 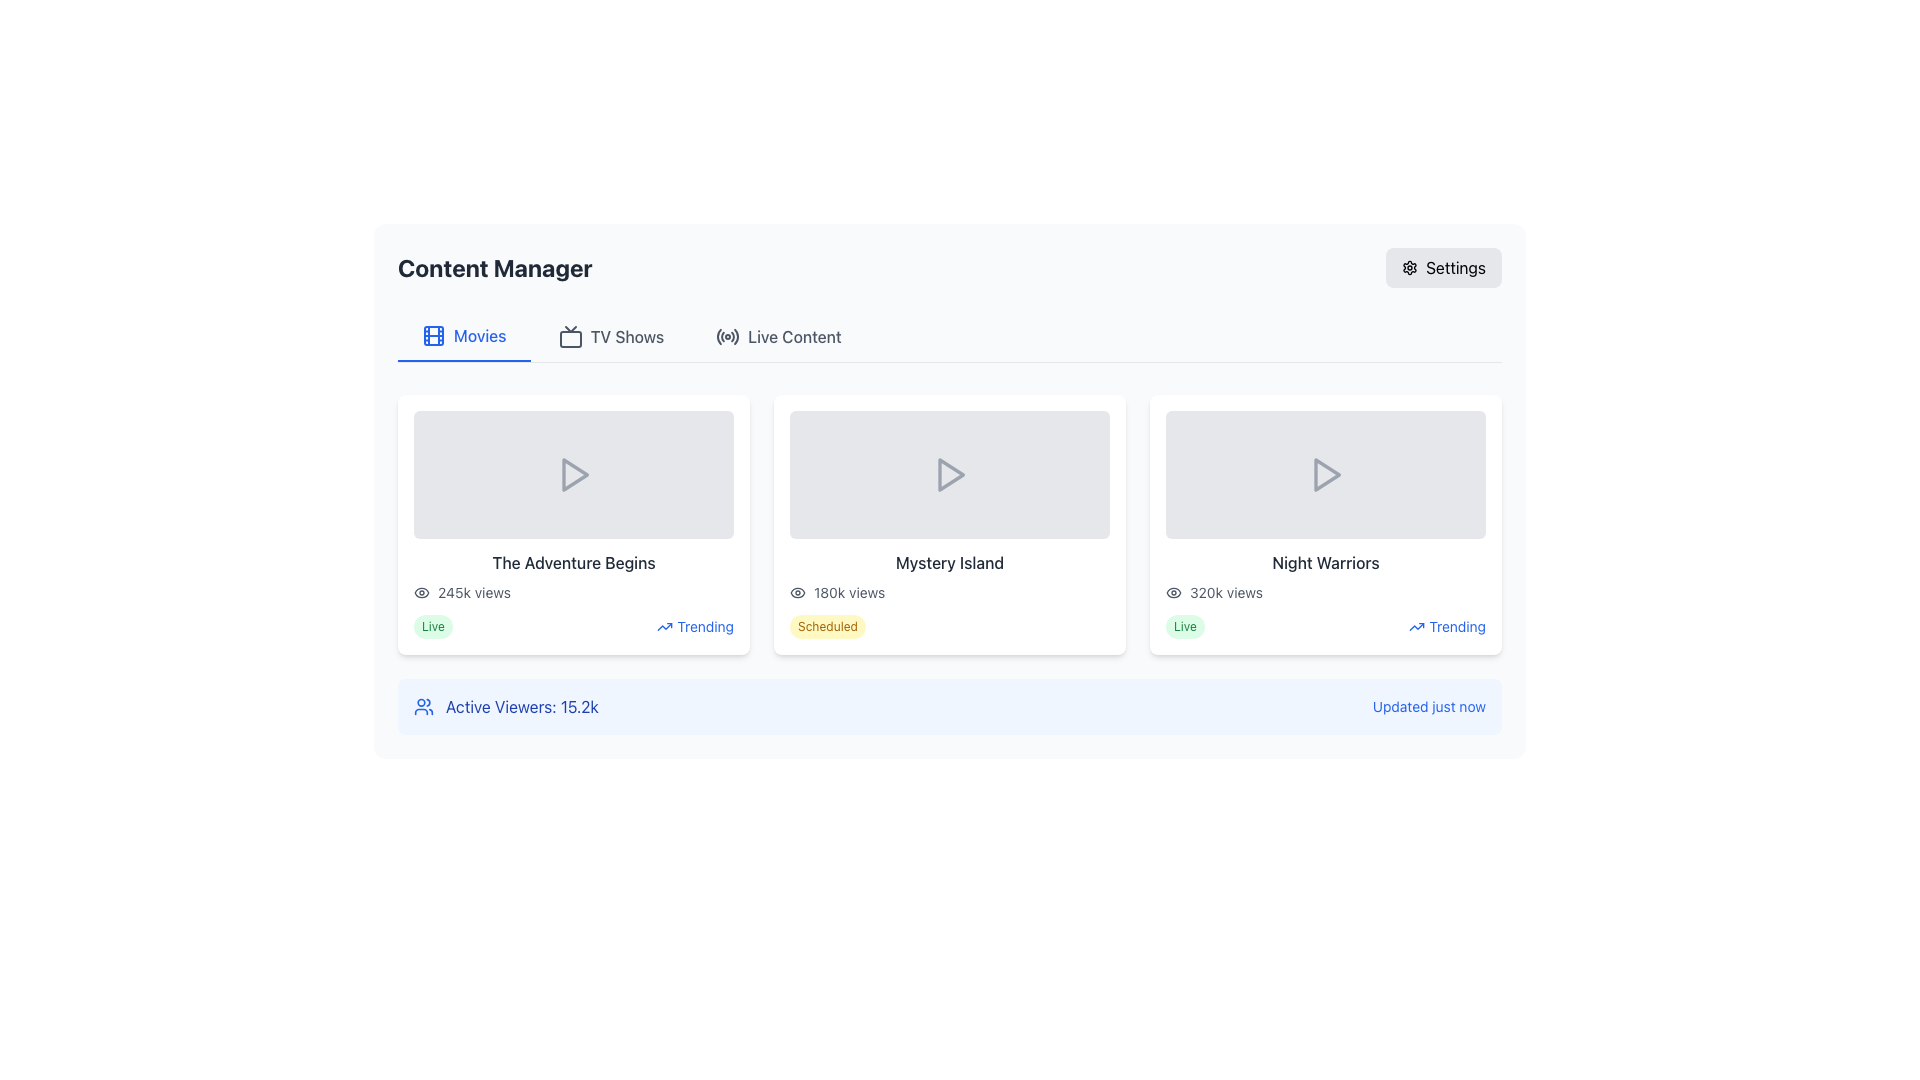 What do you see at coordinates (573, 474) in the screenshot?
I see `the video thumbnail placeholder with a play icon in the first card of the 'Content Manager' interface under the 'Movies' tab` at bounding box center [573, 474].